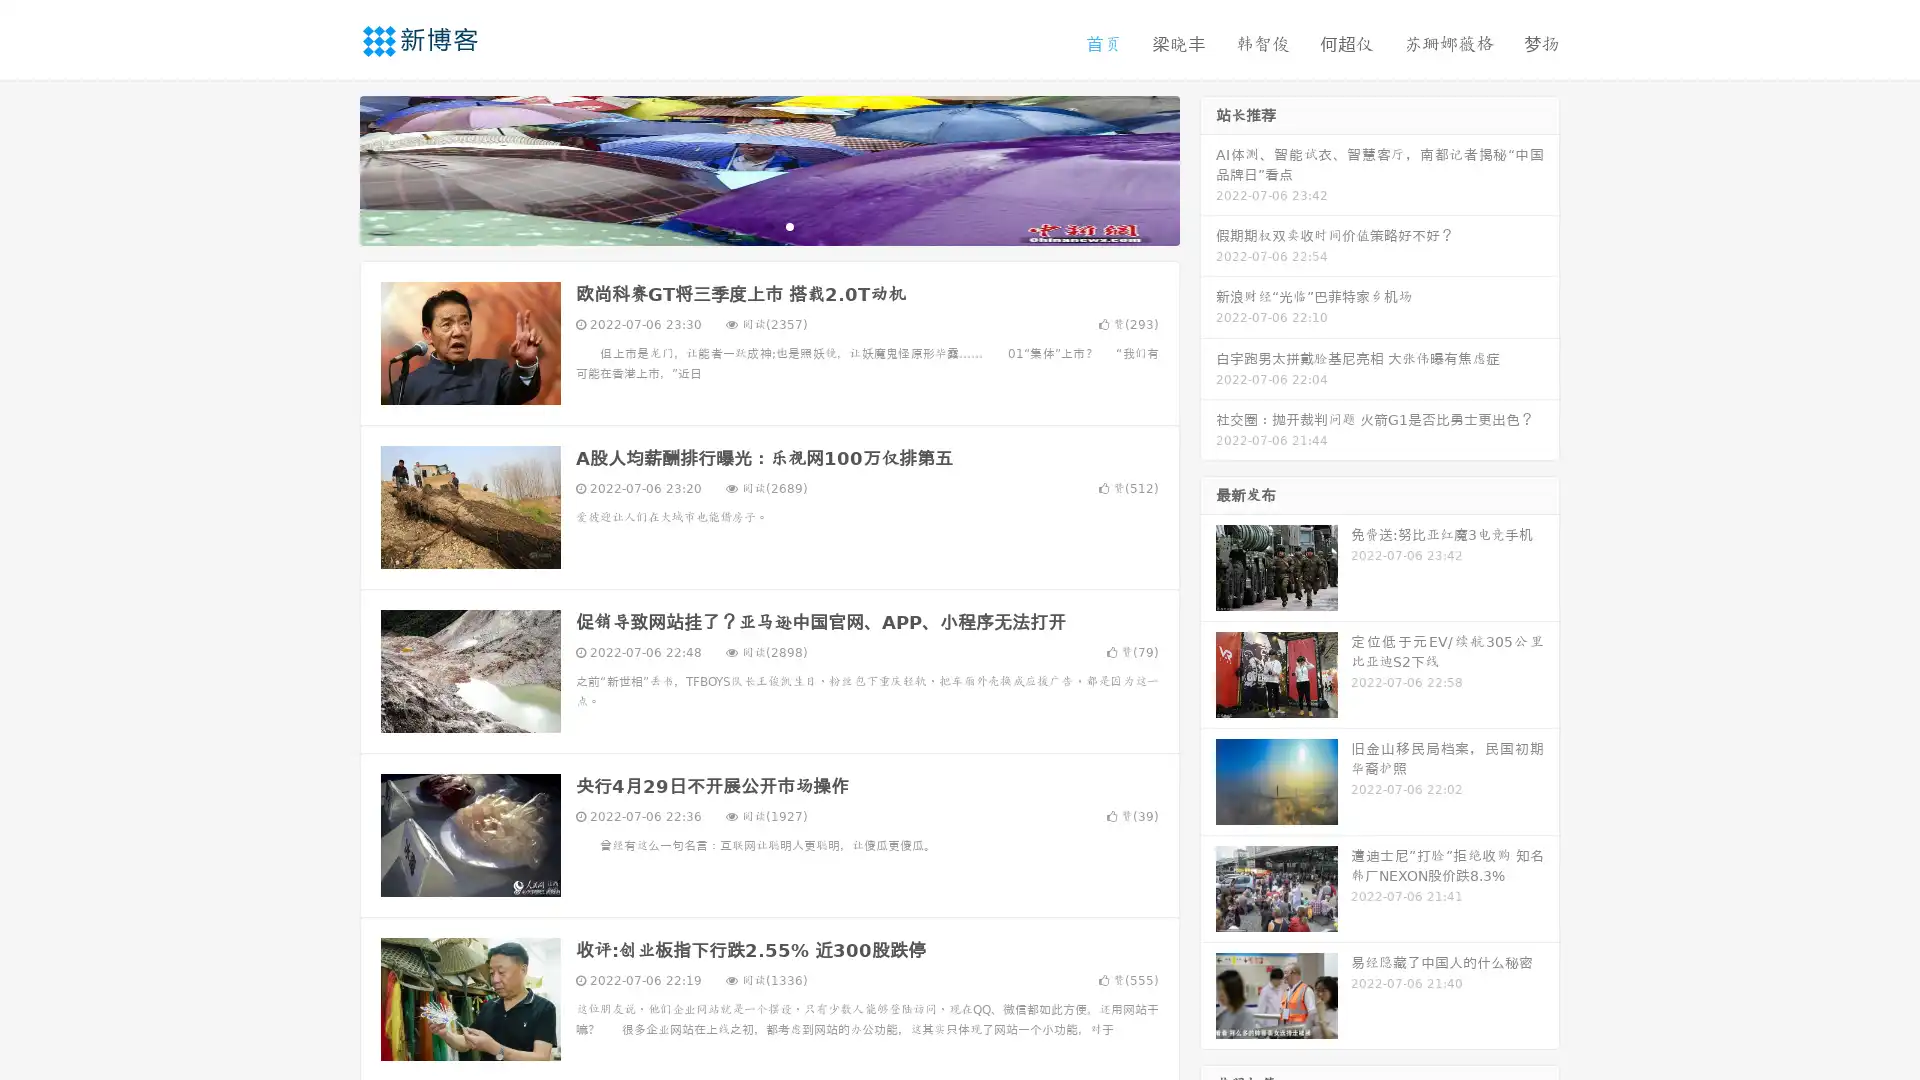 Image resolution: width=1920 pixels, height=1080 pixels. What do you see at coordinates (789, 225) in the screenshot?
I see `Go to slide 3` at bounding box center [789, 225].